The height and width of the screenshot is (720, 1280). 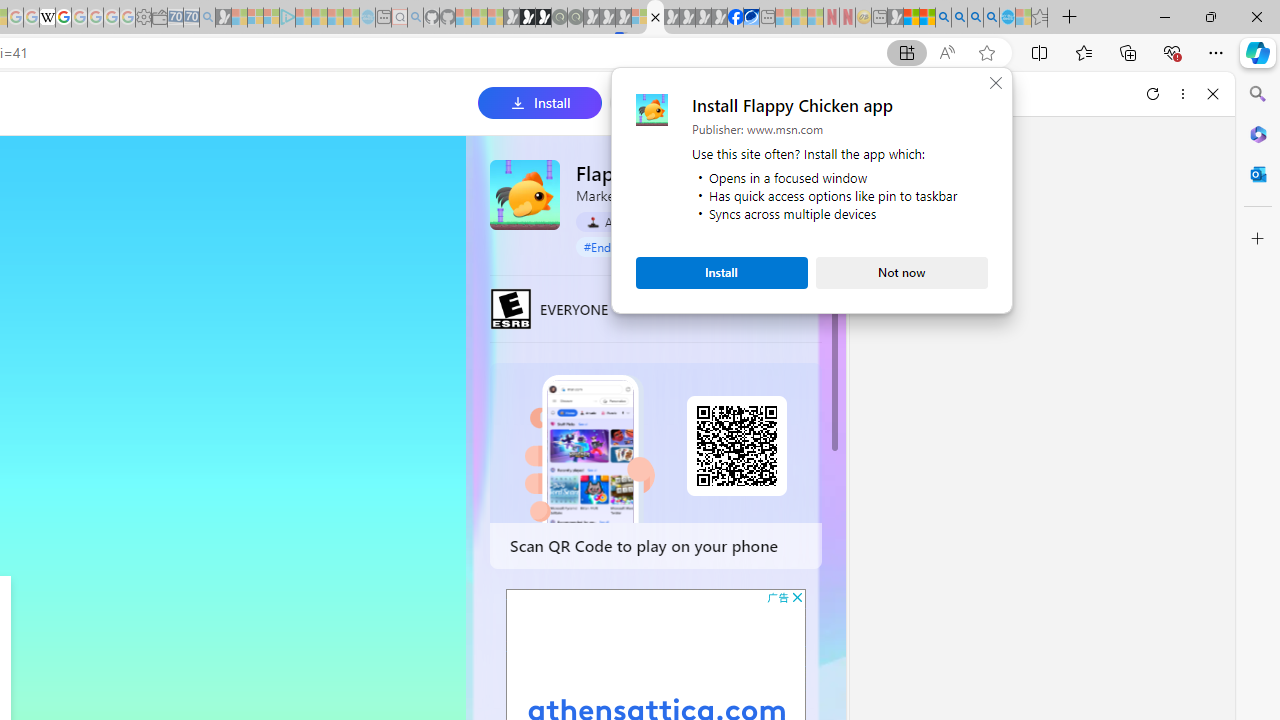 What do you see at coordinates (142, 17) in the screenshot?
I see `'Settings - Sleeping'` at bounding box center [142, 17].